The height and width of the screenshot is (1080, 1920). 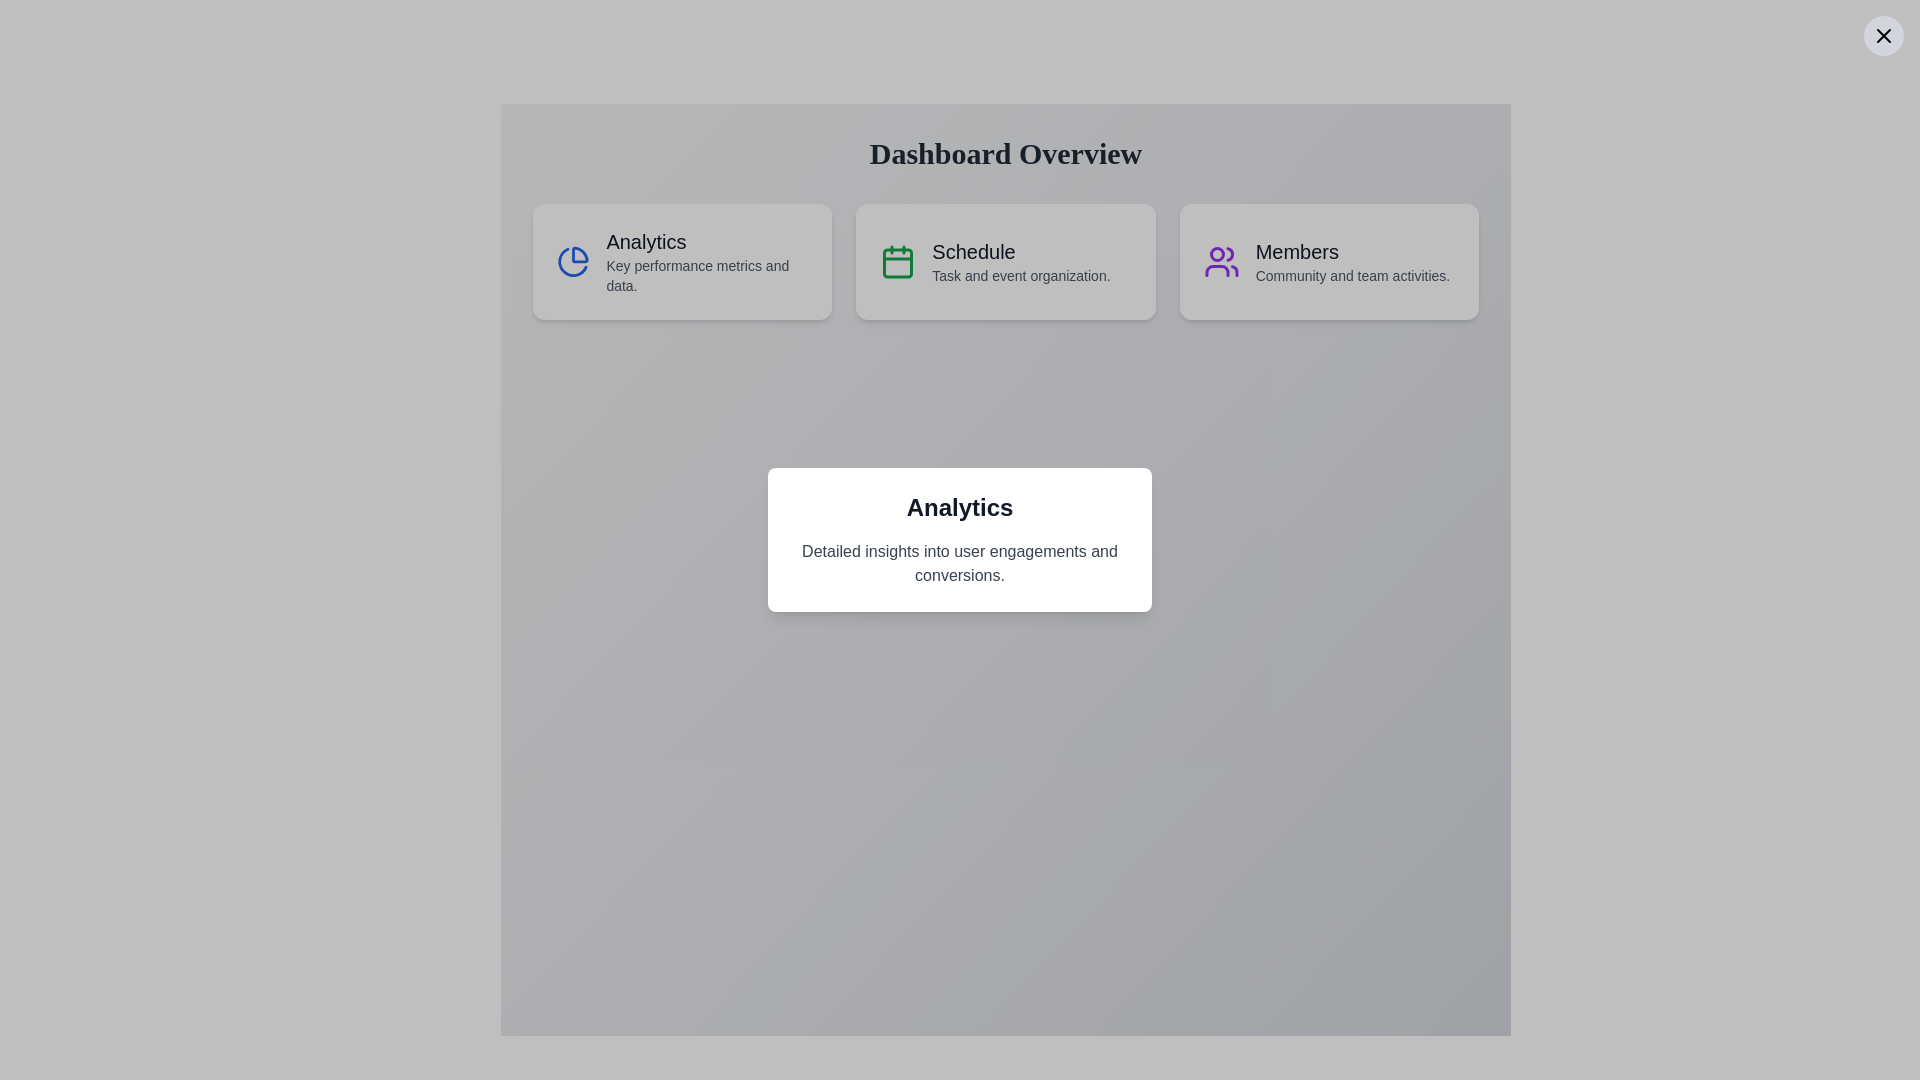 I want to click on the green calendar icon located to the left within the Schedule card on the Dashboard Overview page, next to the text description 'Task and event organization.', so click(x=897, y=261).